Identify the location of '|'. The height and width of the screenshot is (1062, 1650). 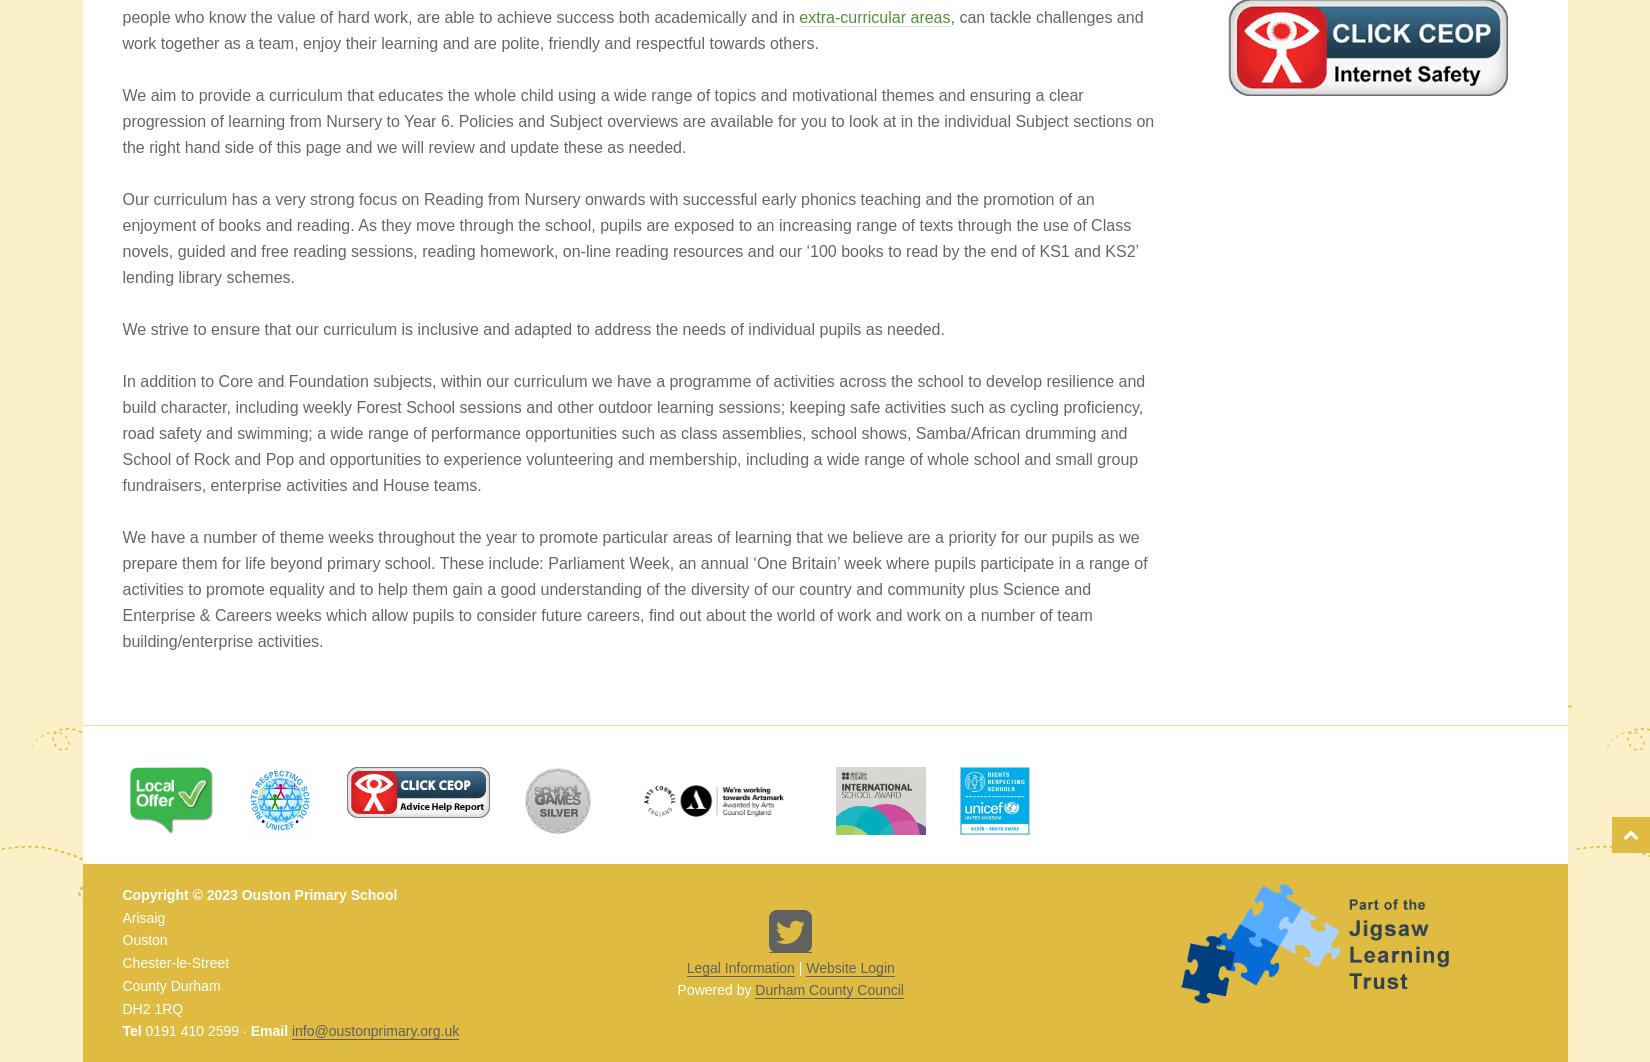
(792, 965).